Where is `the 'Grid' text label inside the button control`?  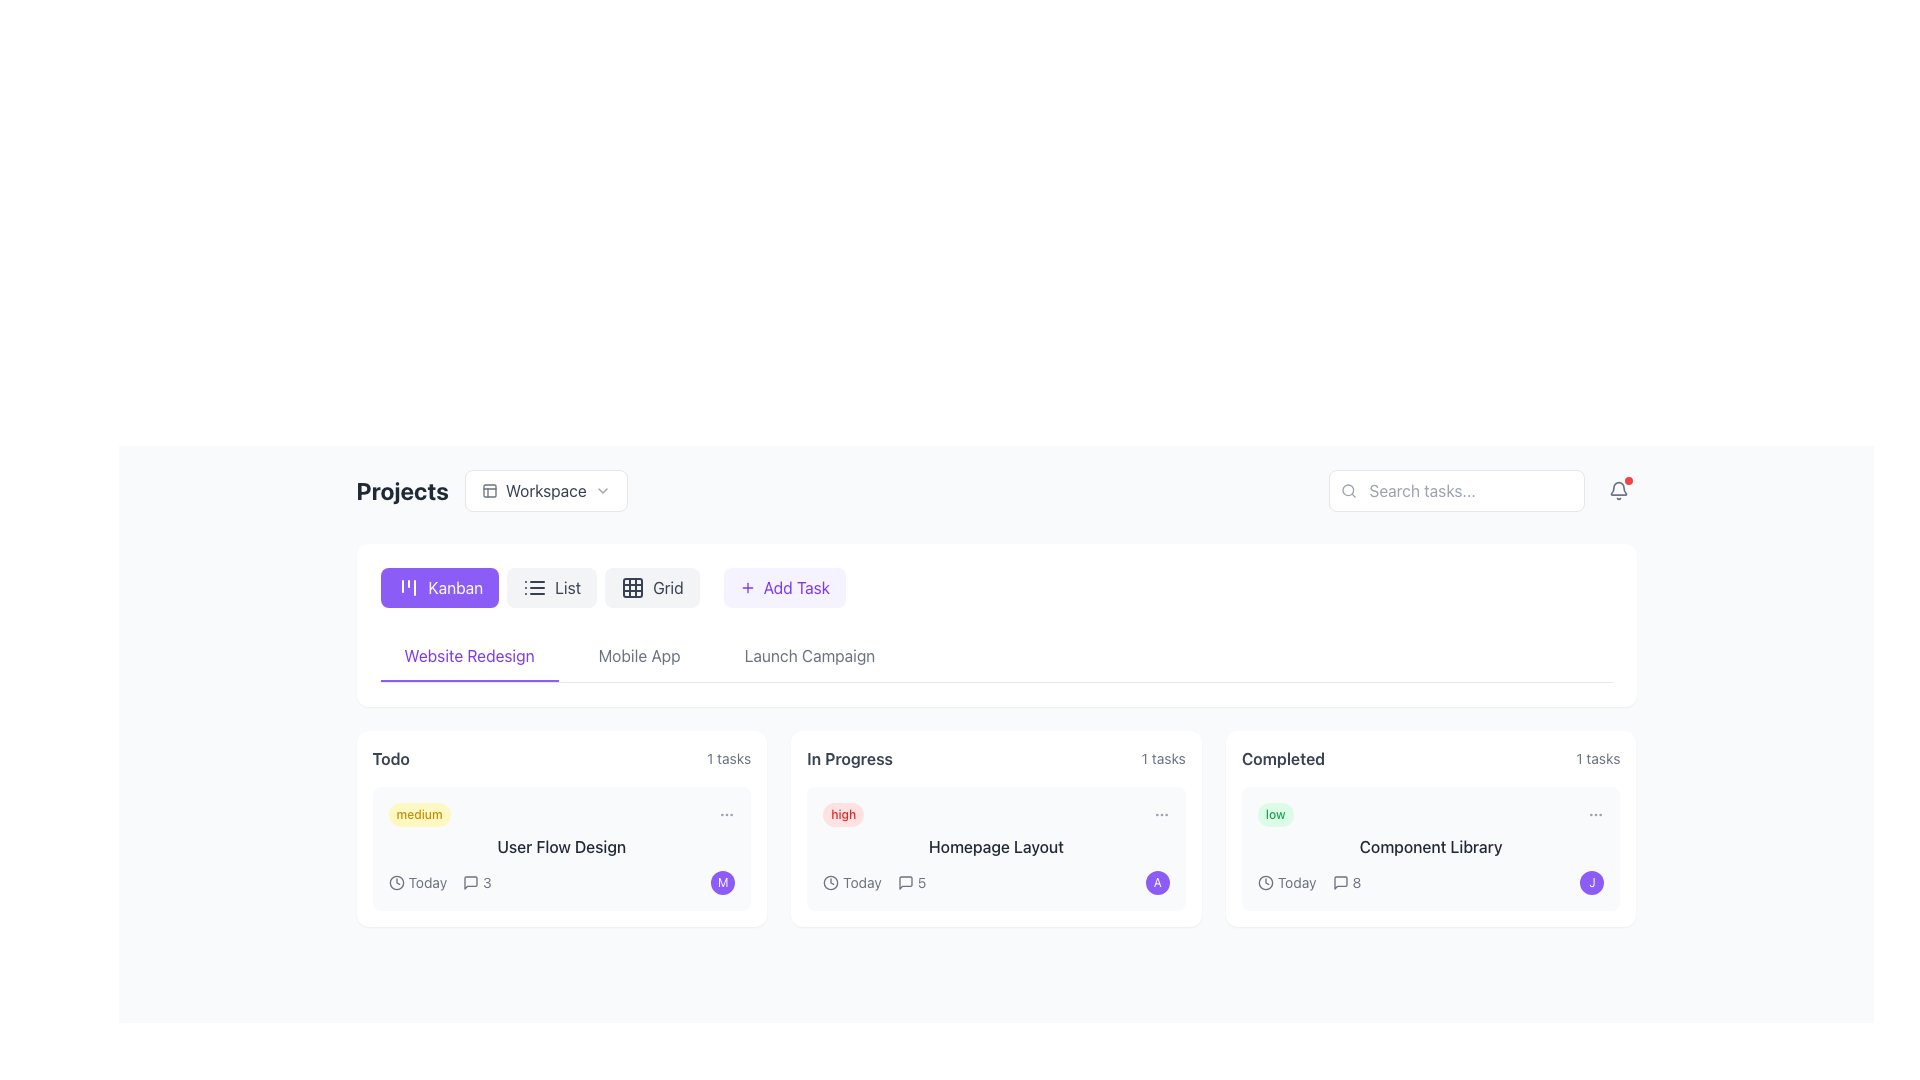
the 'Grid' text label inside the button control is located at coordinates (667, 586).